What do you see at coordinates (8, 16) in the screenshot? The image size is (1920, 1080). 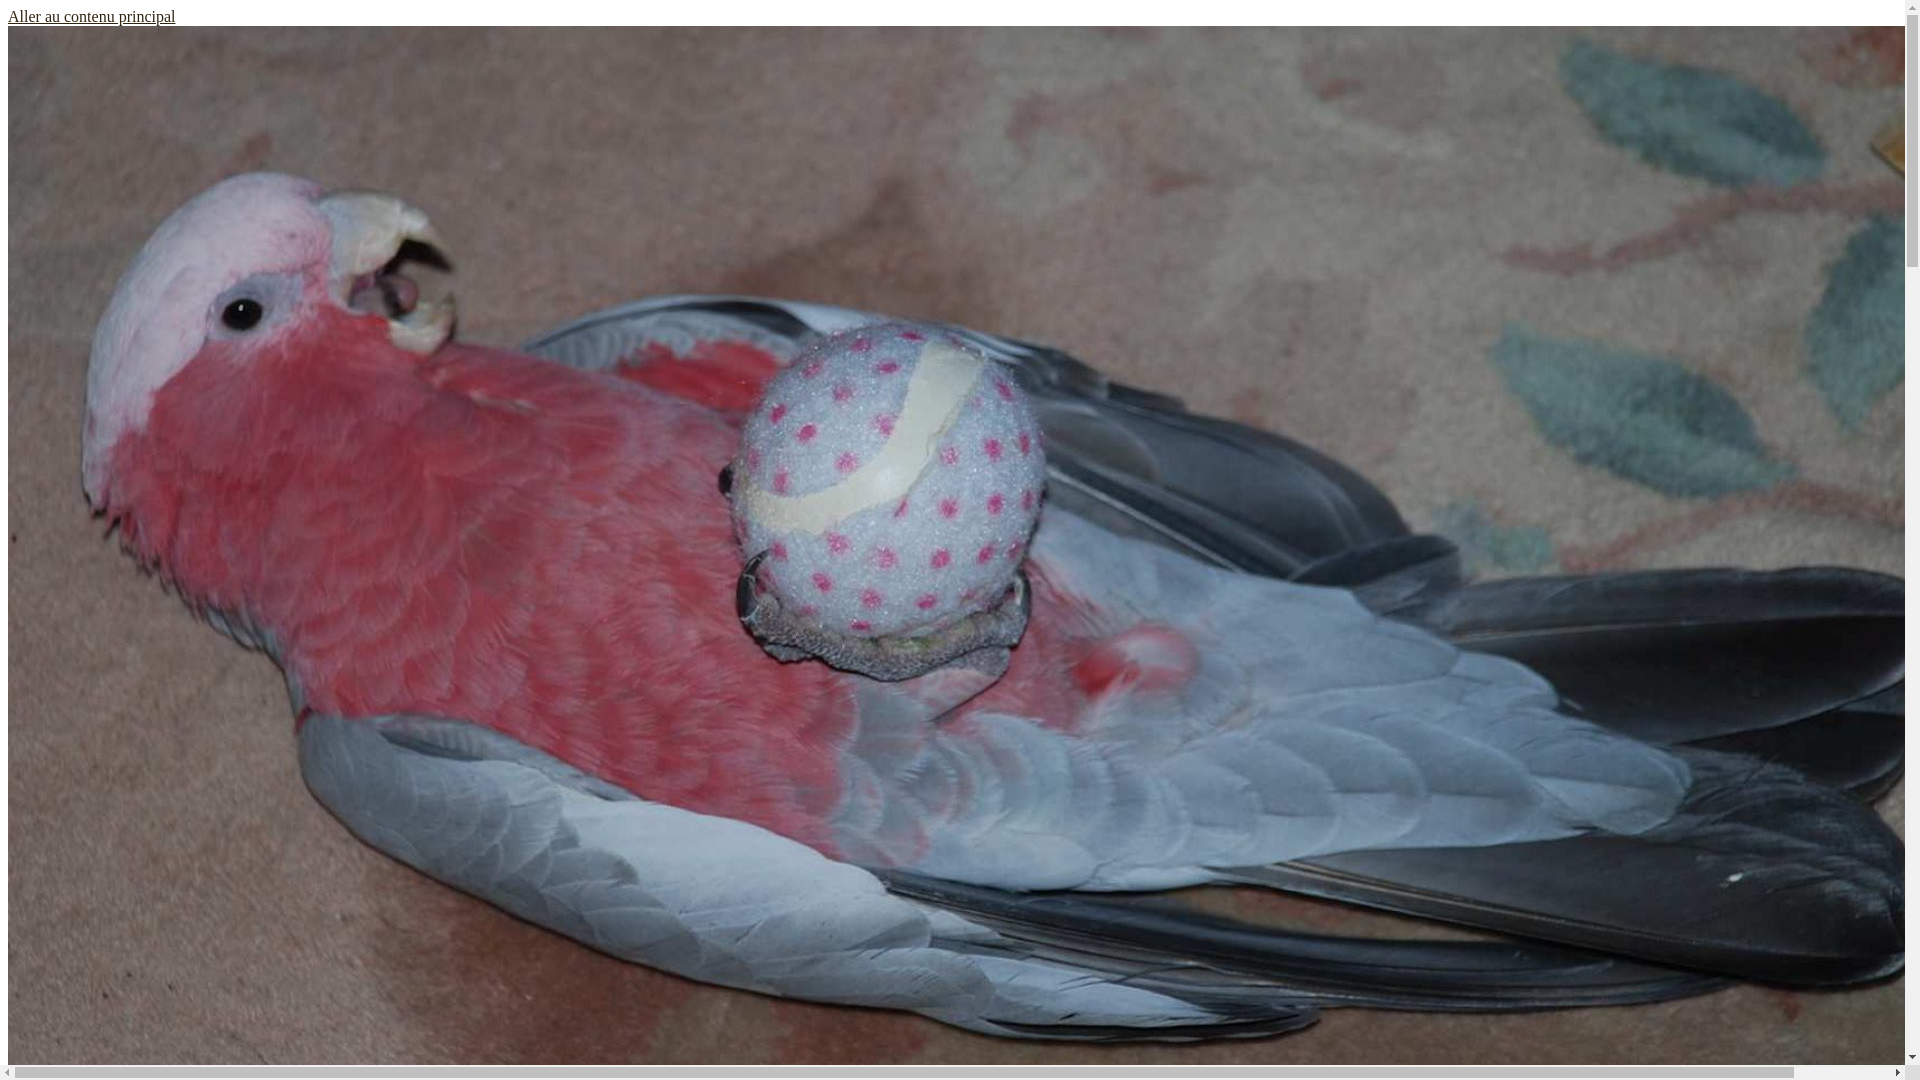 I see `'Aller au contenu principal'` at bounding box center [8, 16].